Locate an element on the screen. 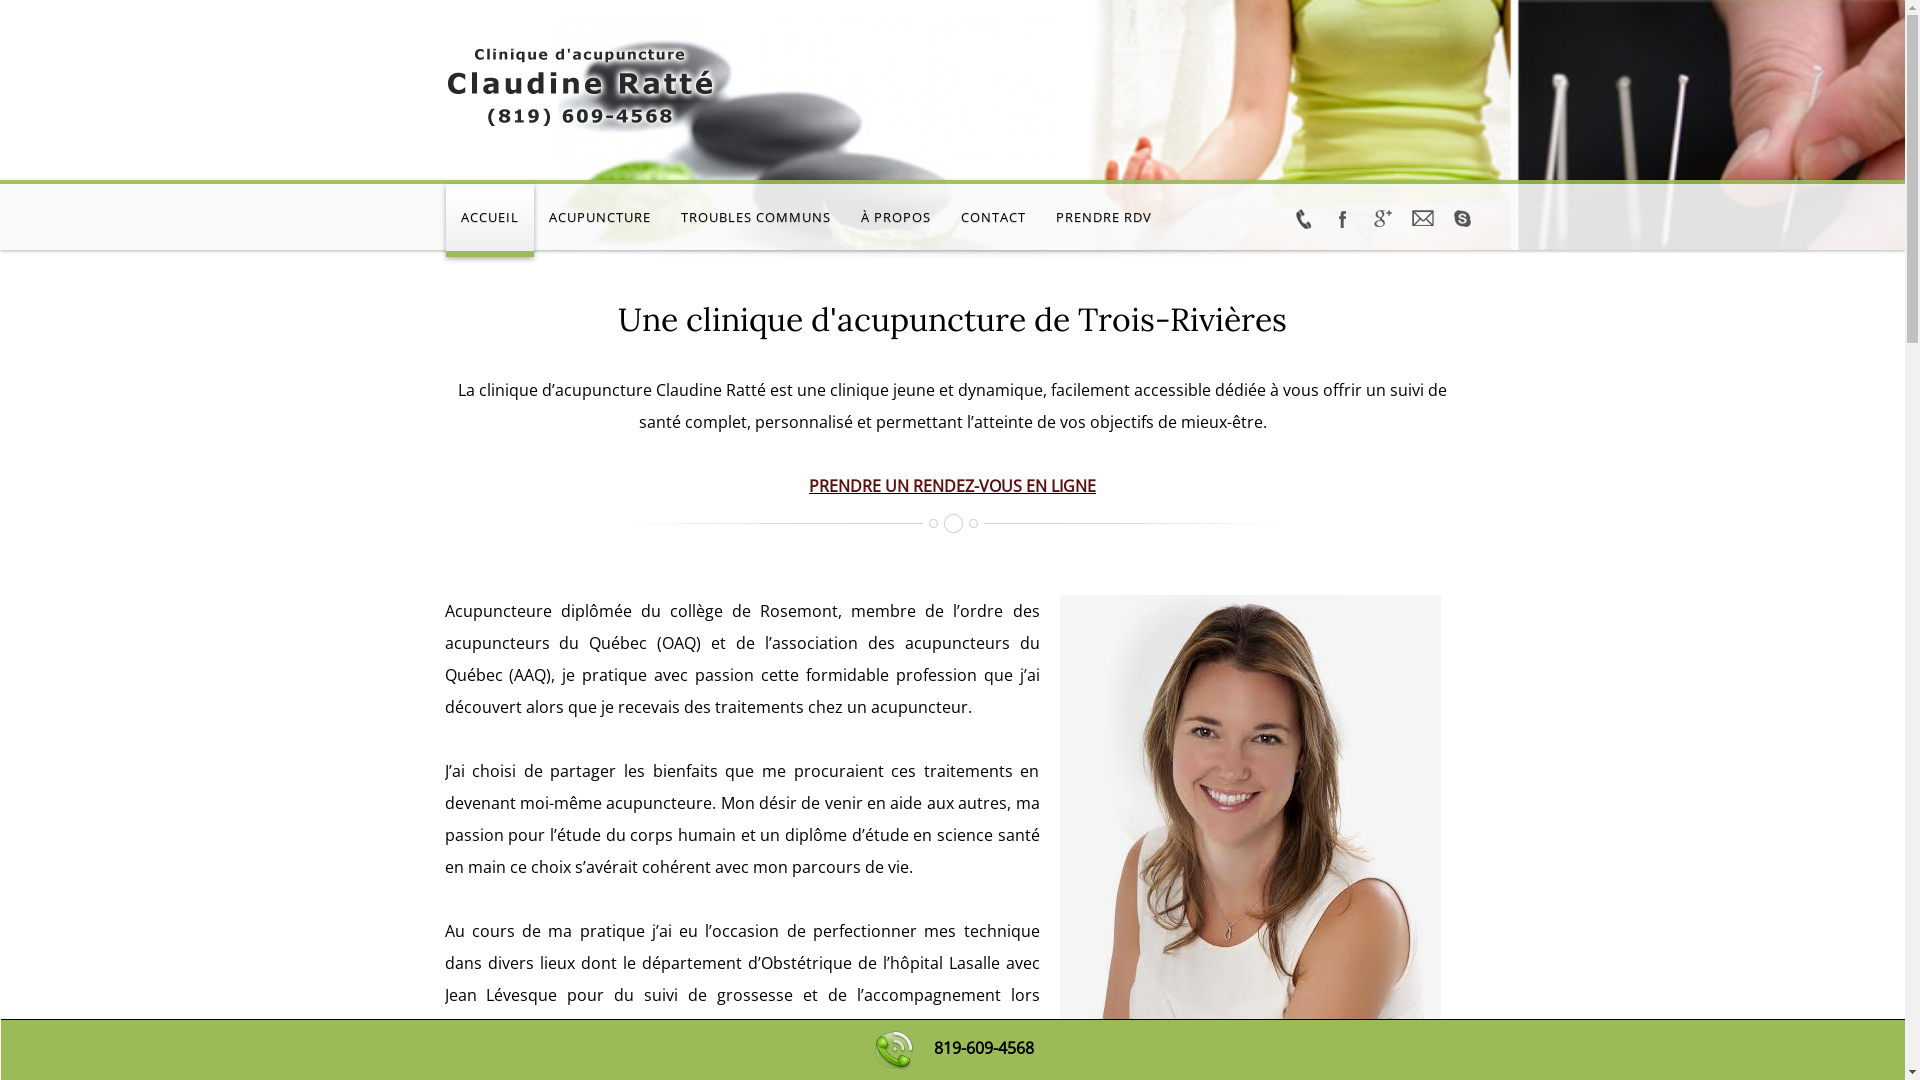  'PRENDRE RDV' is located at coordinates (1102, 220).